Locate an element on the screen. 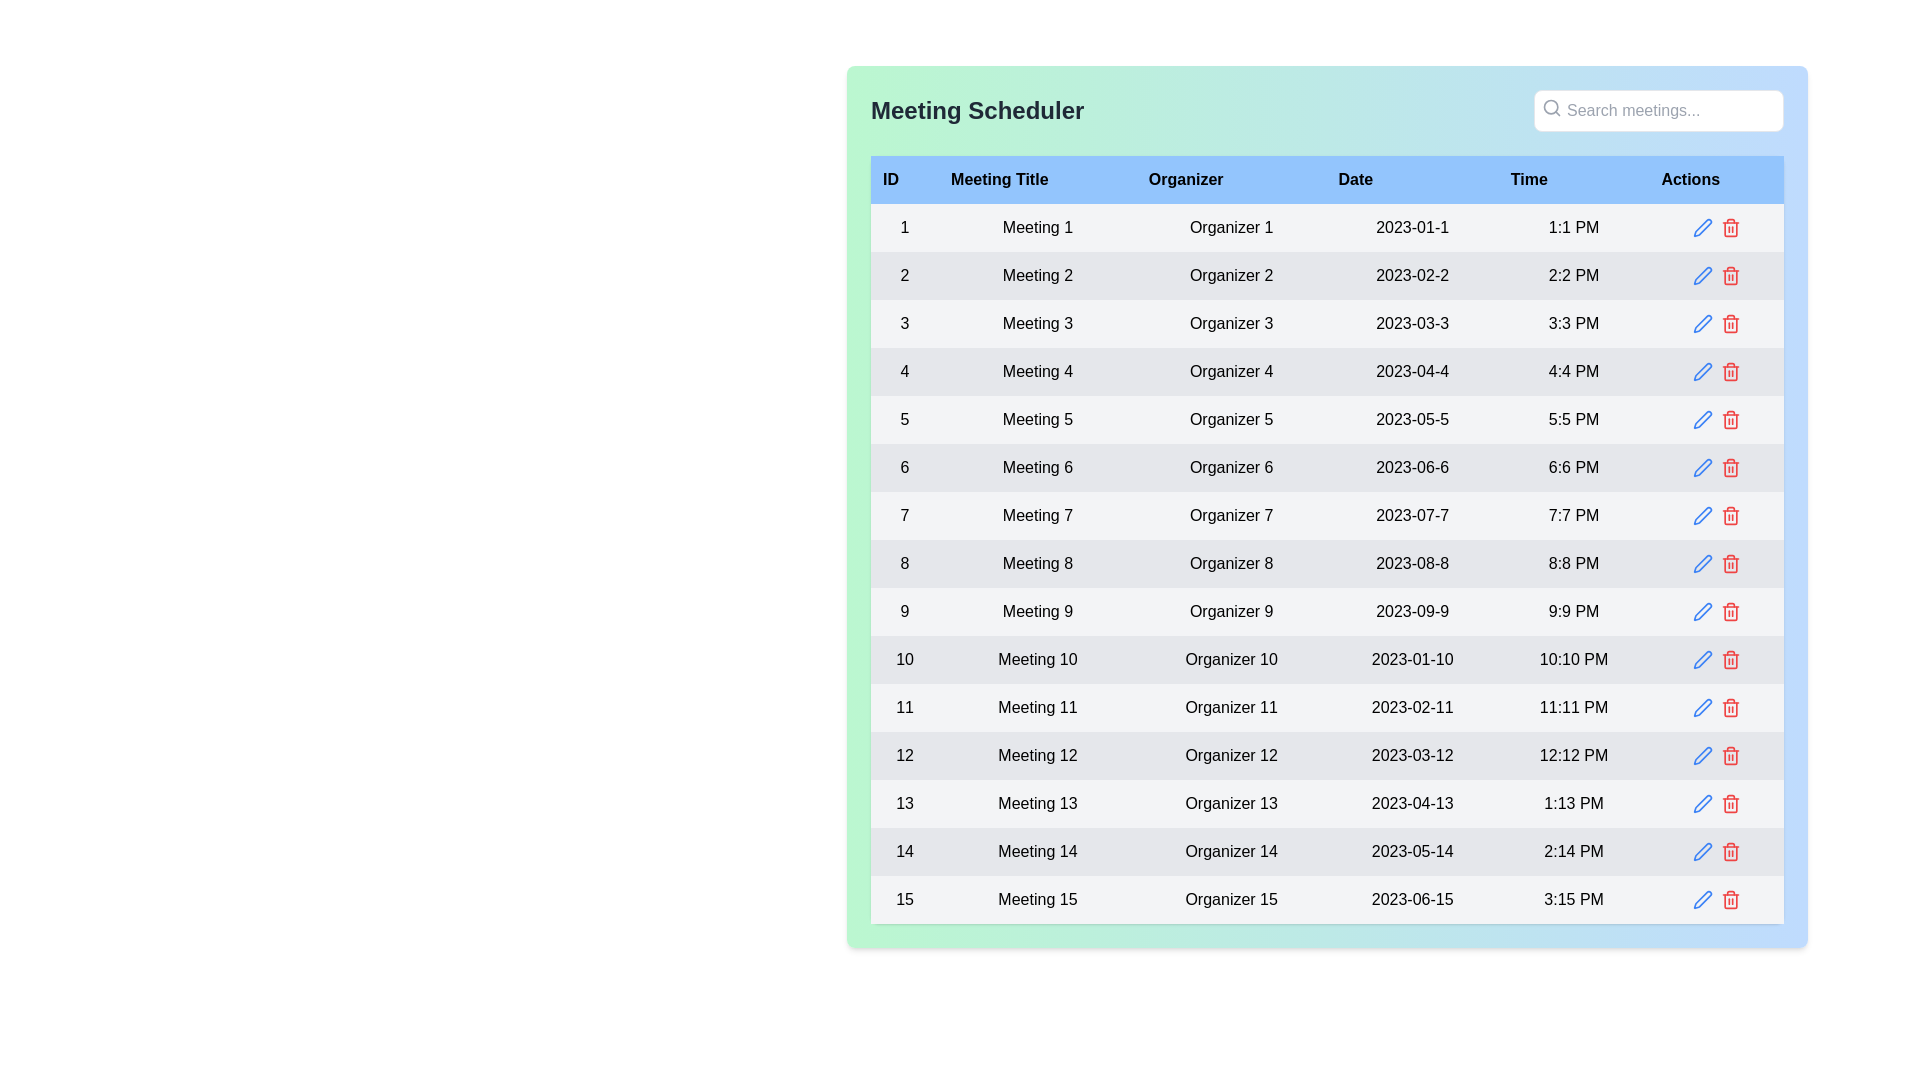  the 13th row of the Meeting Scheduler table which displays details of the scheduled meeting including ID, title, organizer, date, and time is located at coordinates (1327, 802).